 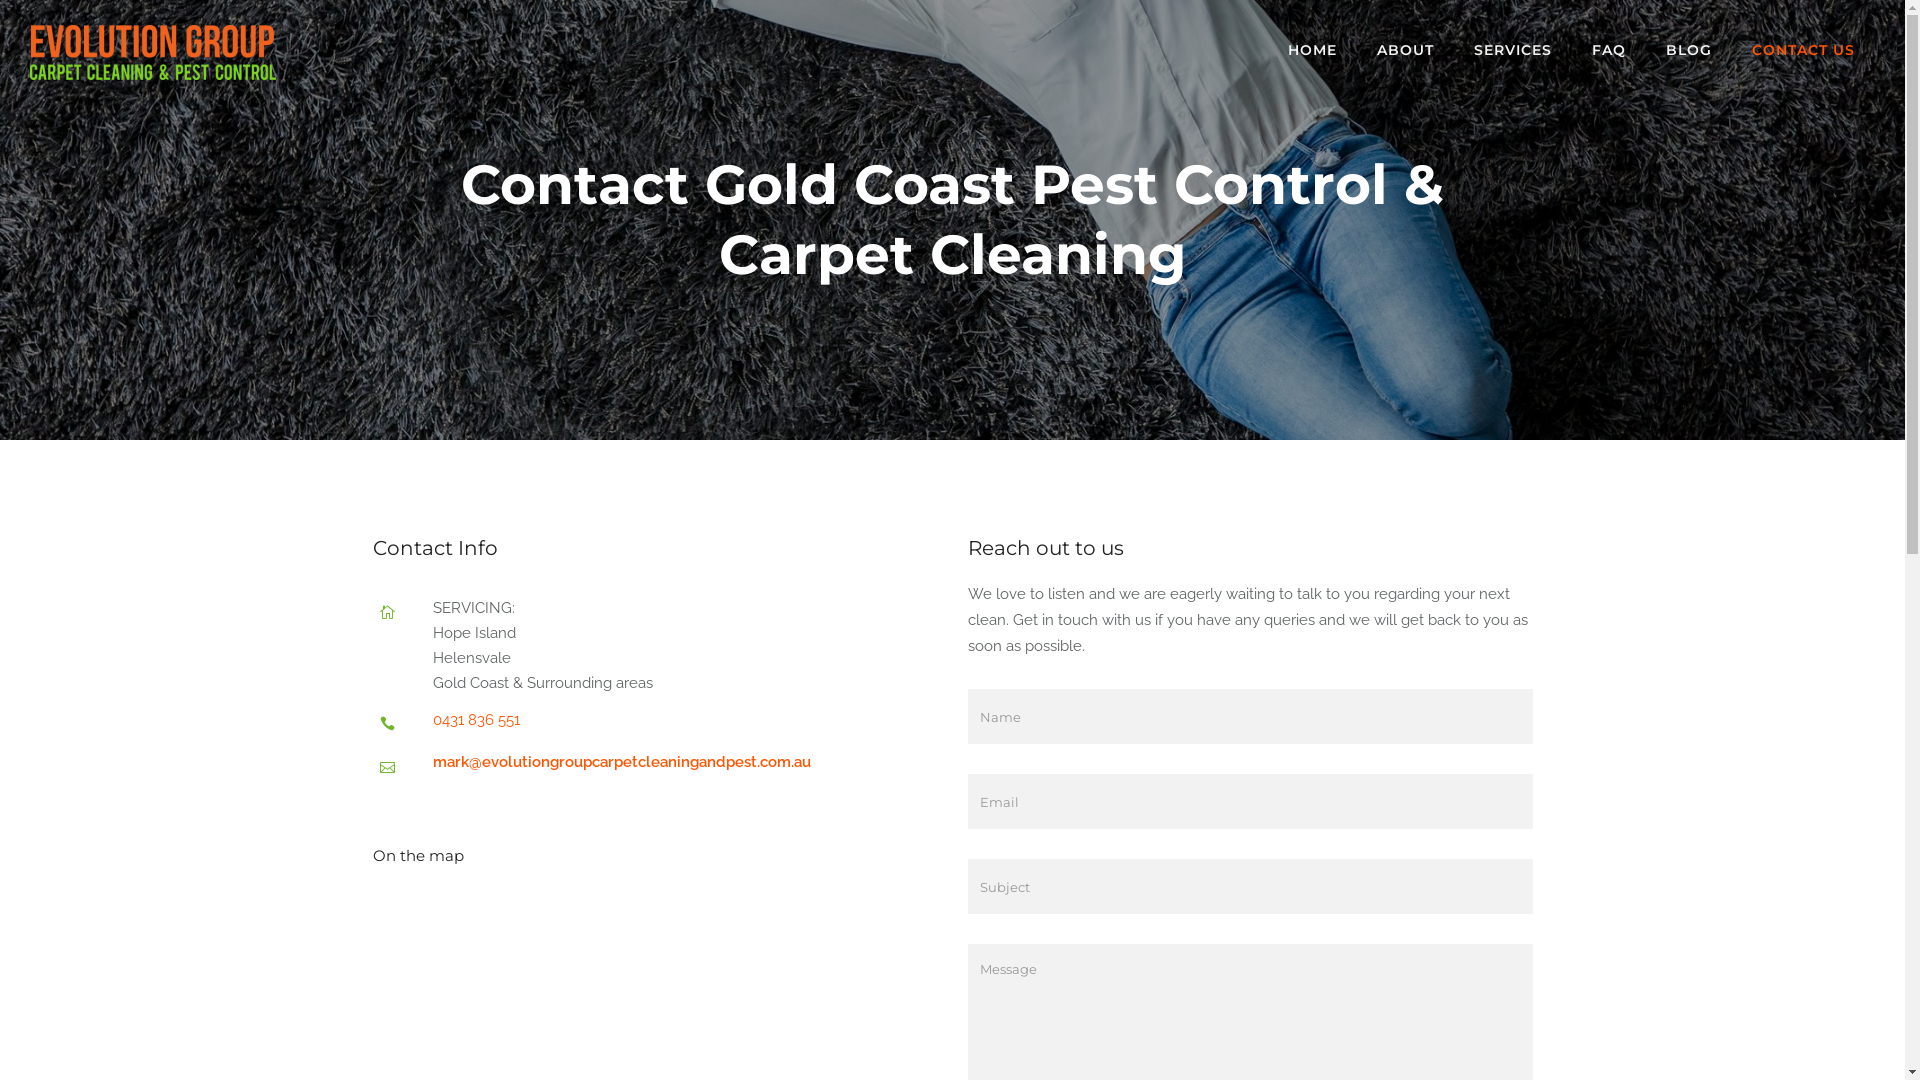 I want to click on 'ABOUT', so click(x=1404, y=49).